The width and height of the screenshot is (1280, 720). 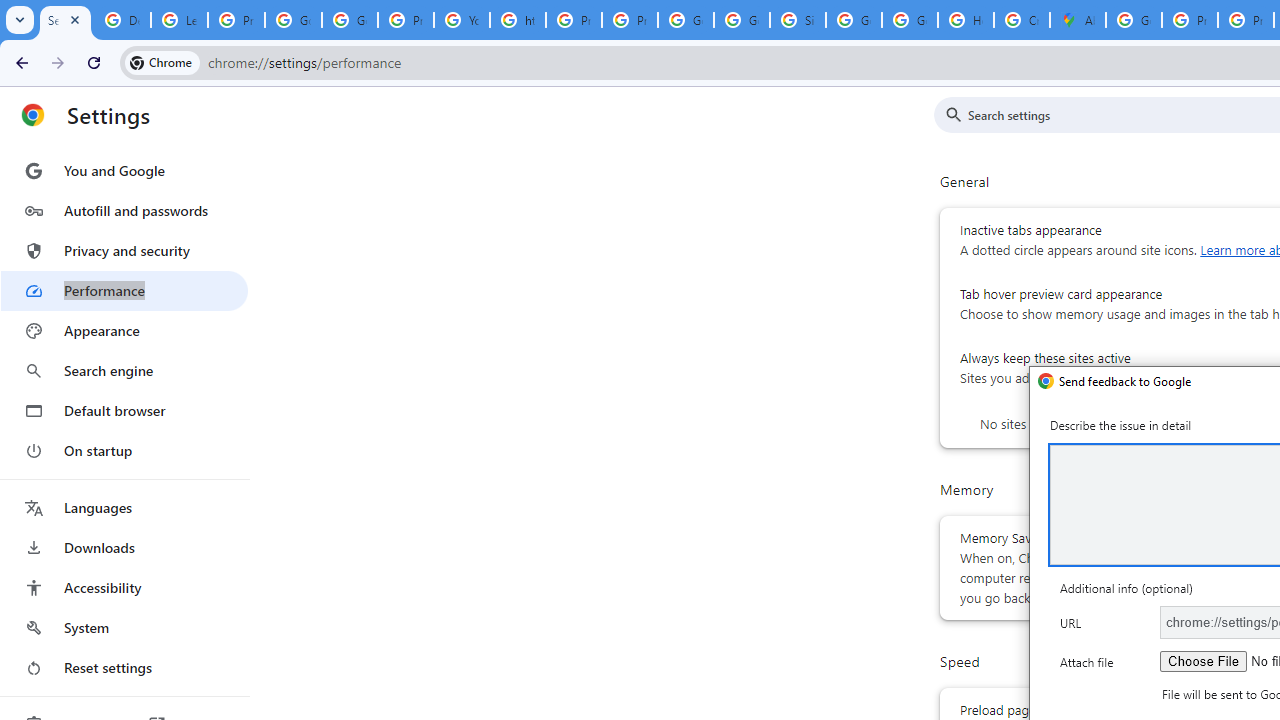 I want to click on 'Languages', so click(x=123, y=506).